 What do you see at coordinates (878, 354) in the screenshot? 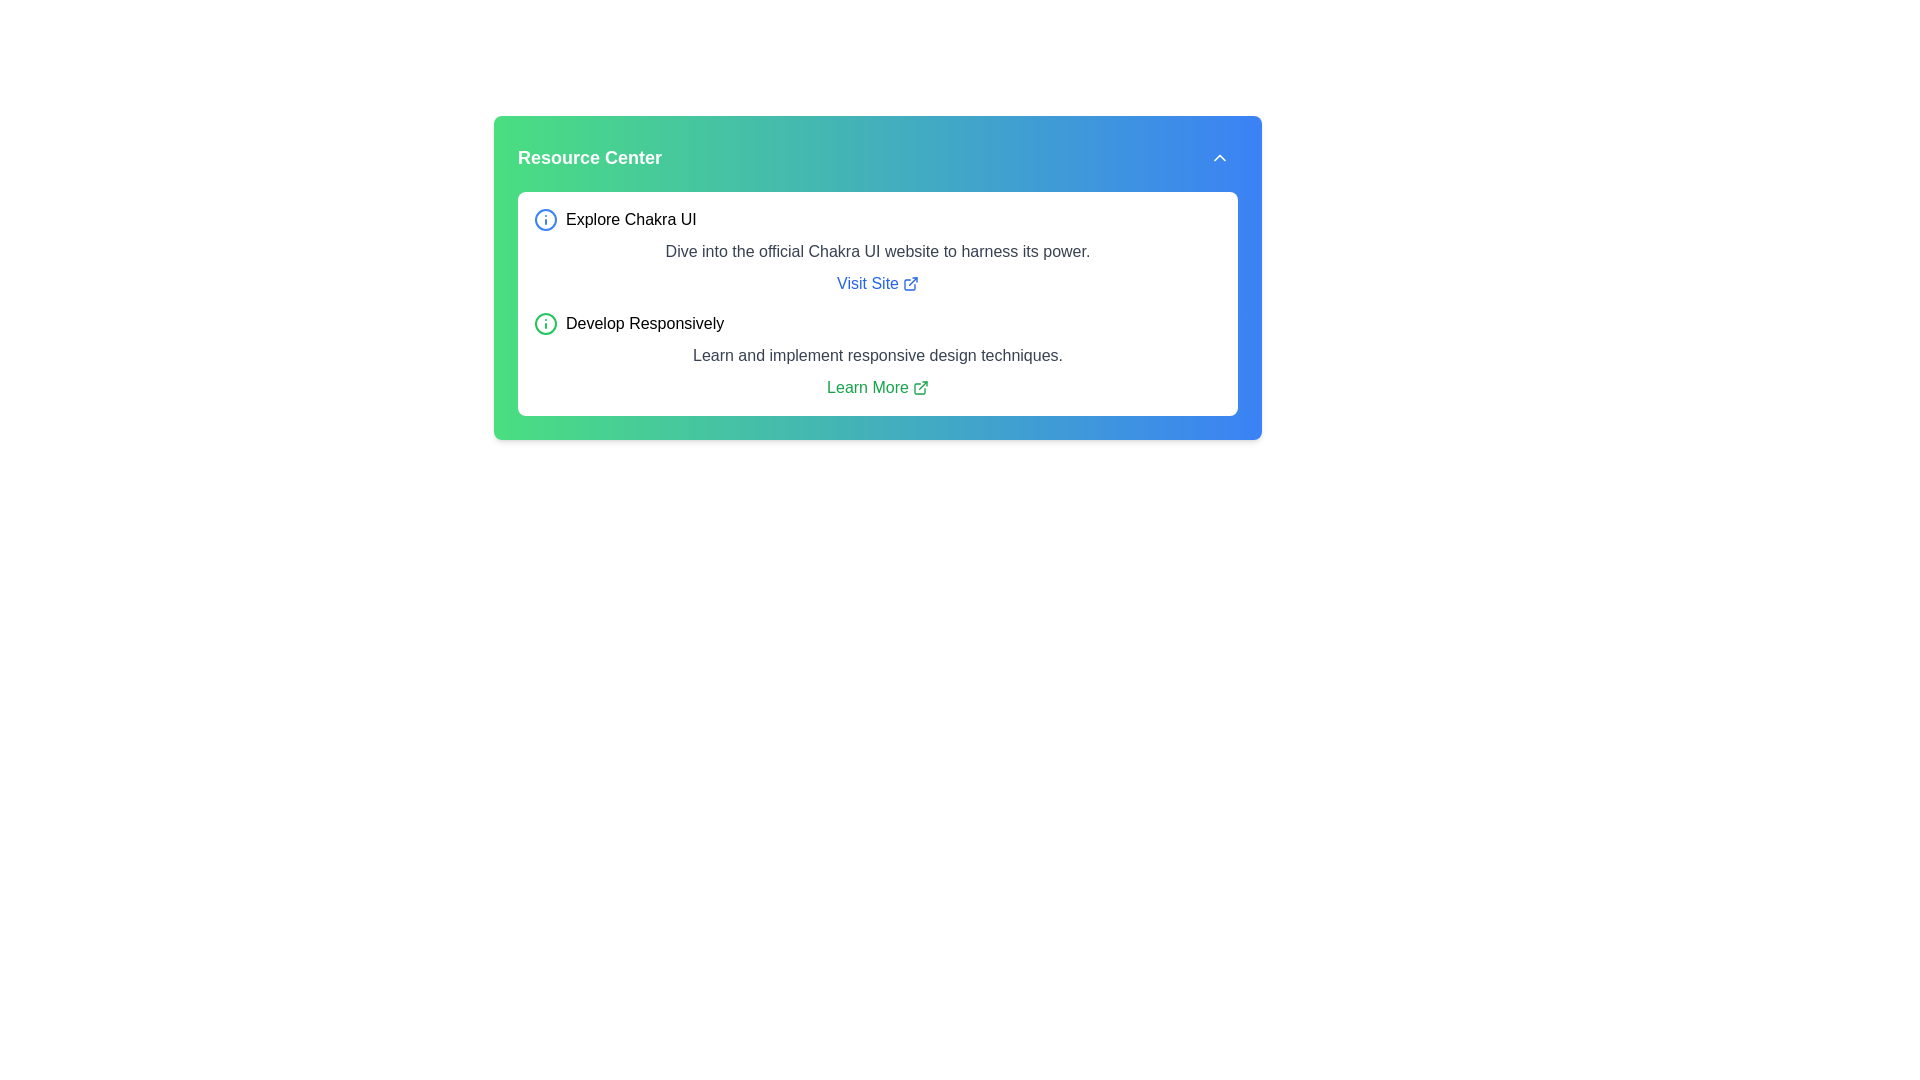
I see `the descriptive text about implementing responsive design techniques, located under the 'Develop Responsively' heading in the 'Resource Center' section, directly above the 'Learn More' link` at bounding box center [878, 354].